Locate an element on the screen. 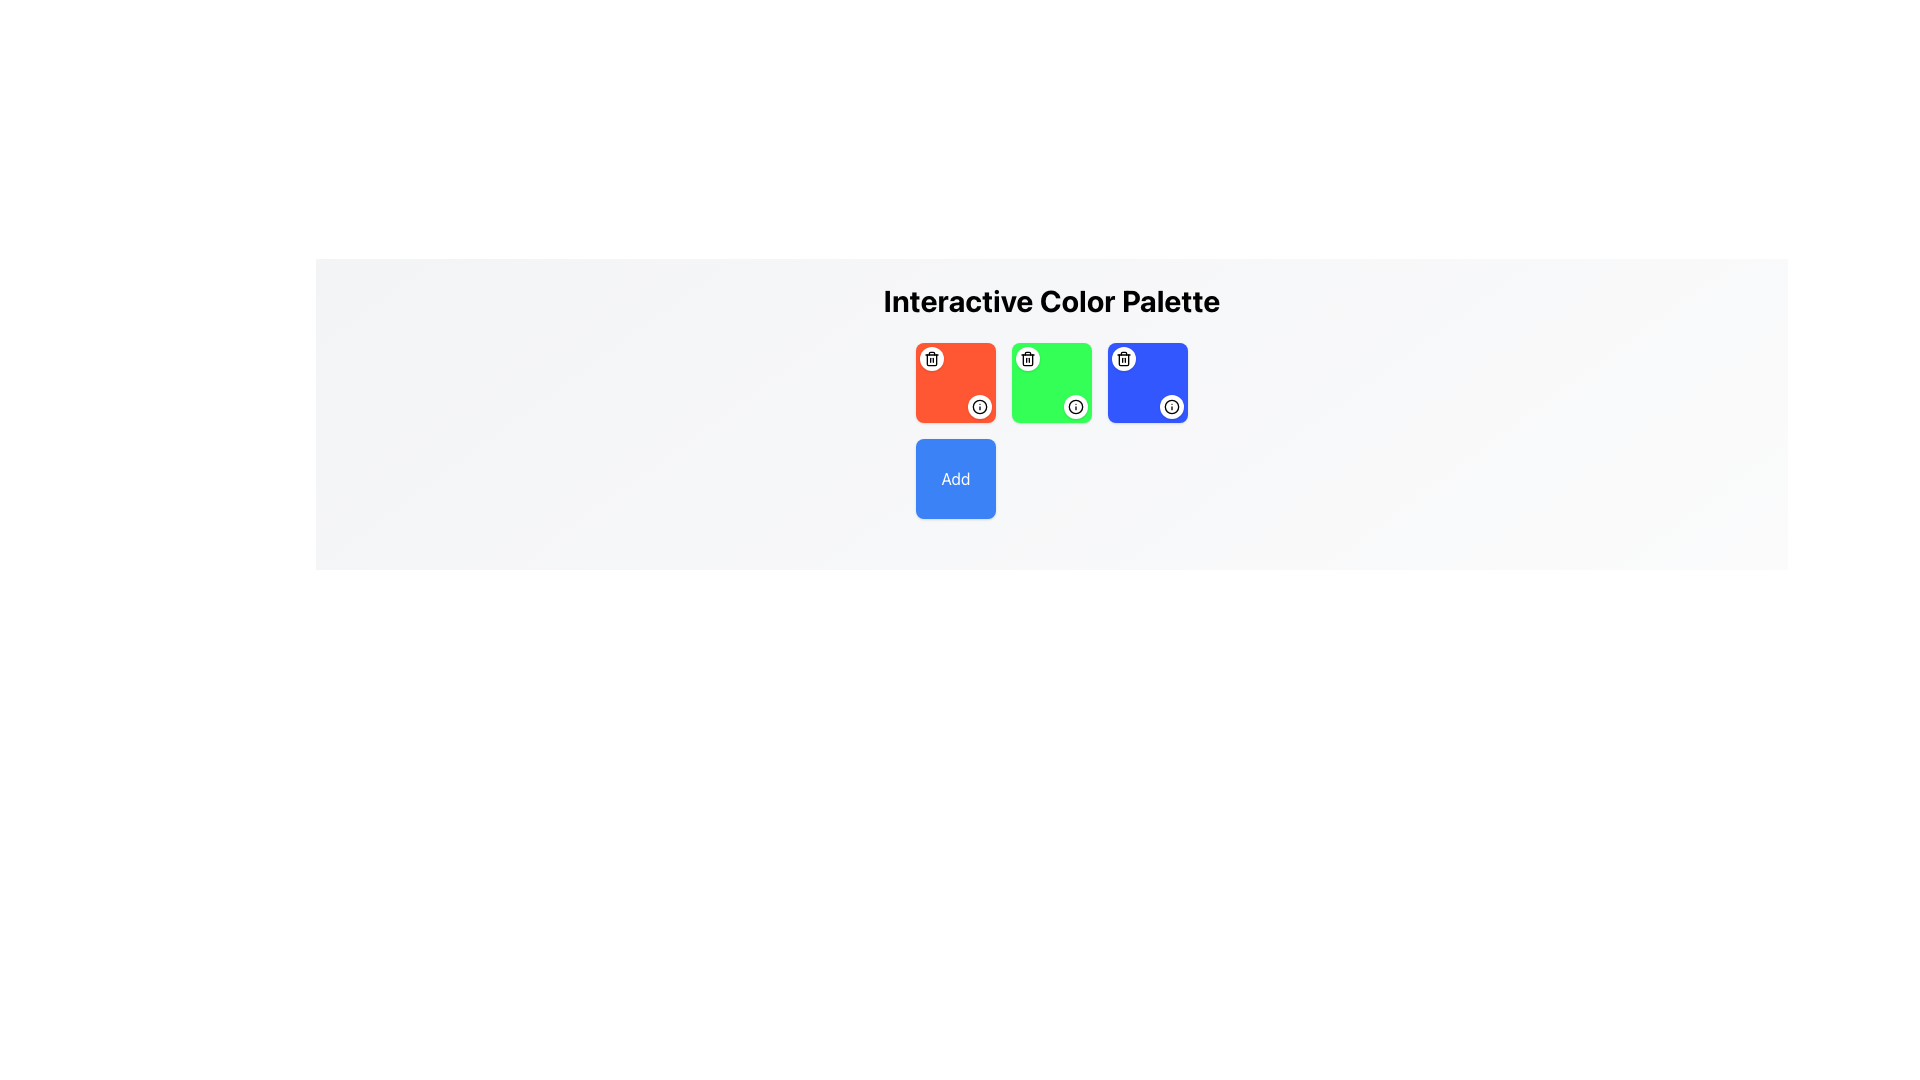 This screenshot has height=1080, width=1920. the trash icon button located in the top-left corner of the green tile is located at coordinates (1027, 357).